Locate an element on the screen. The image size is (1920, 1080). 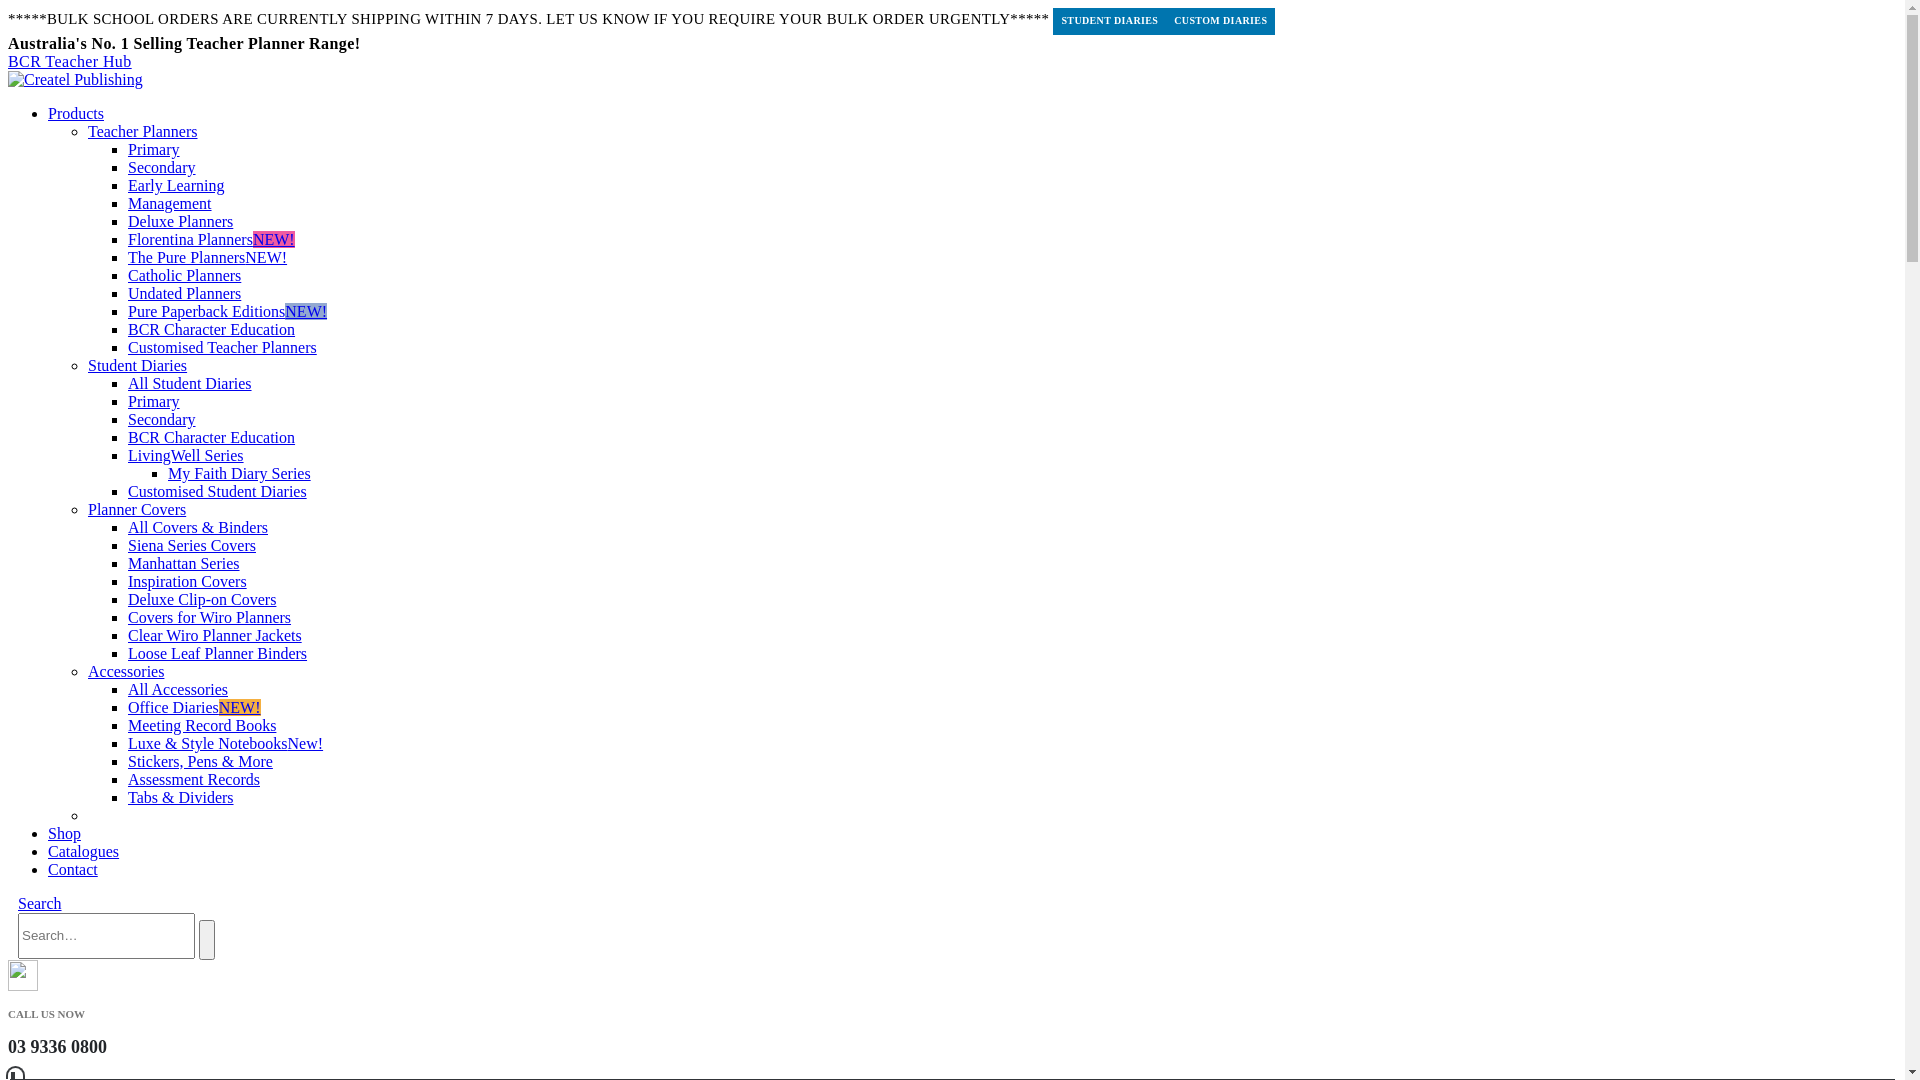
'Early Learning' is located at coordinates (176, 185).